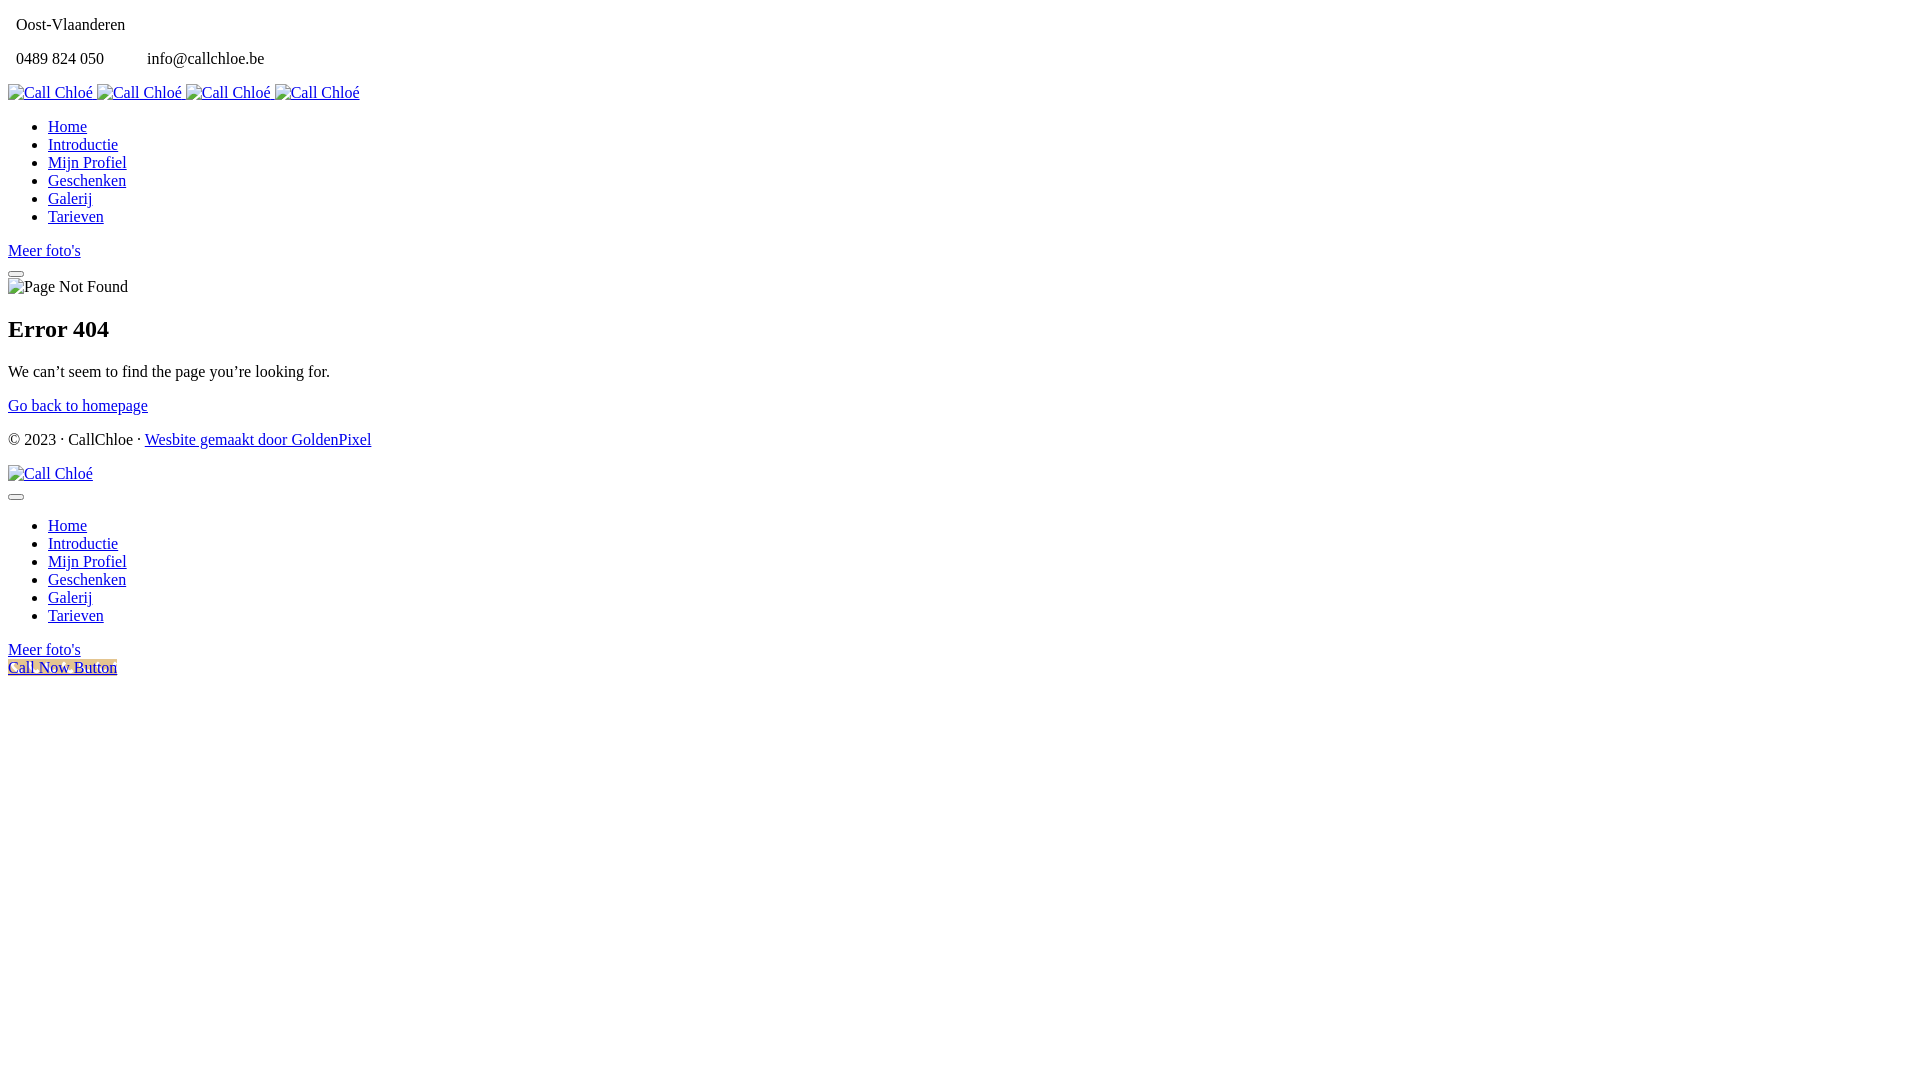  What do you see at coordinates (70, 198) in the screenshot?
I see `'Galerij'` at bounding box center [70, 198].